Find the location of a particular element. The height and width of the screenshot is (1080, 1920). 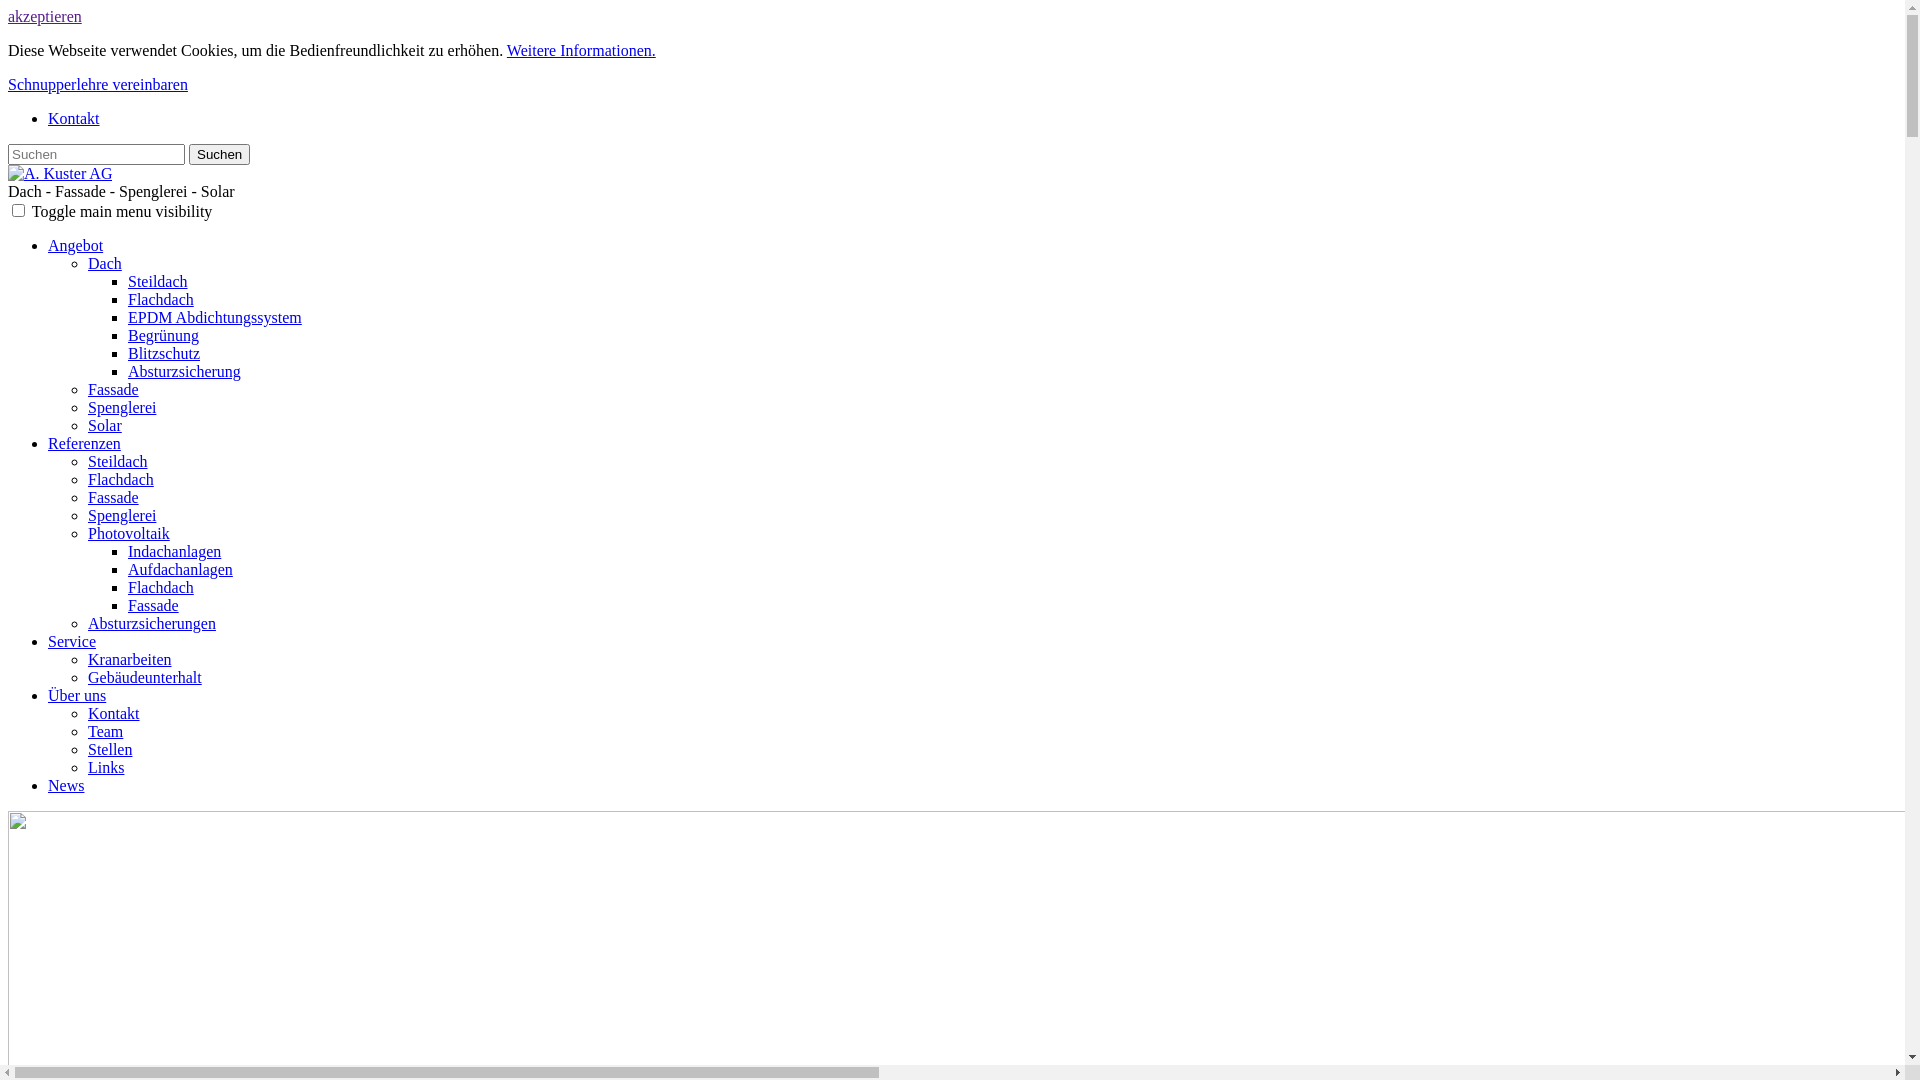

'Service' is located at coordinates (72, 641).